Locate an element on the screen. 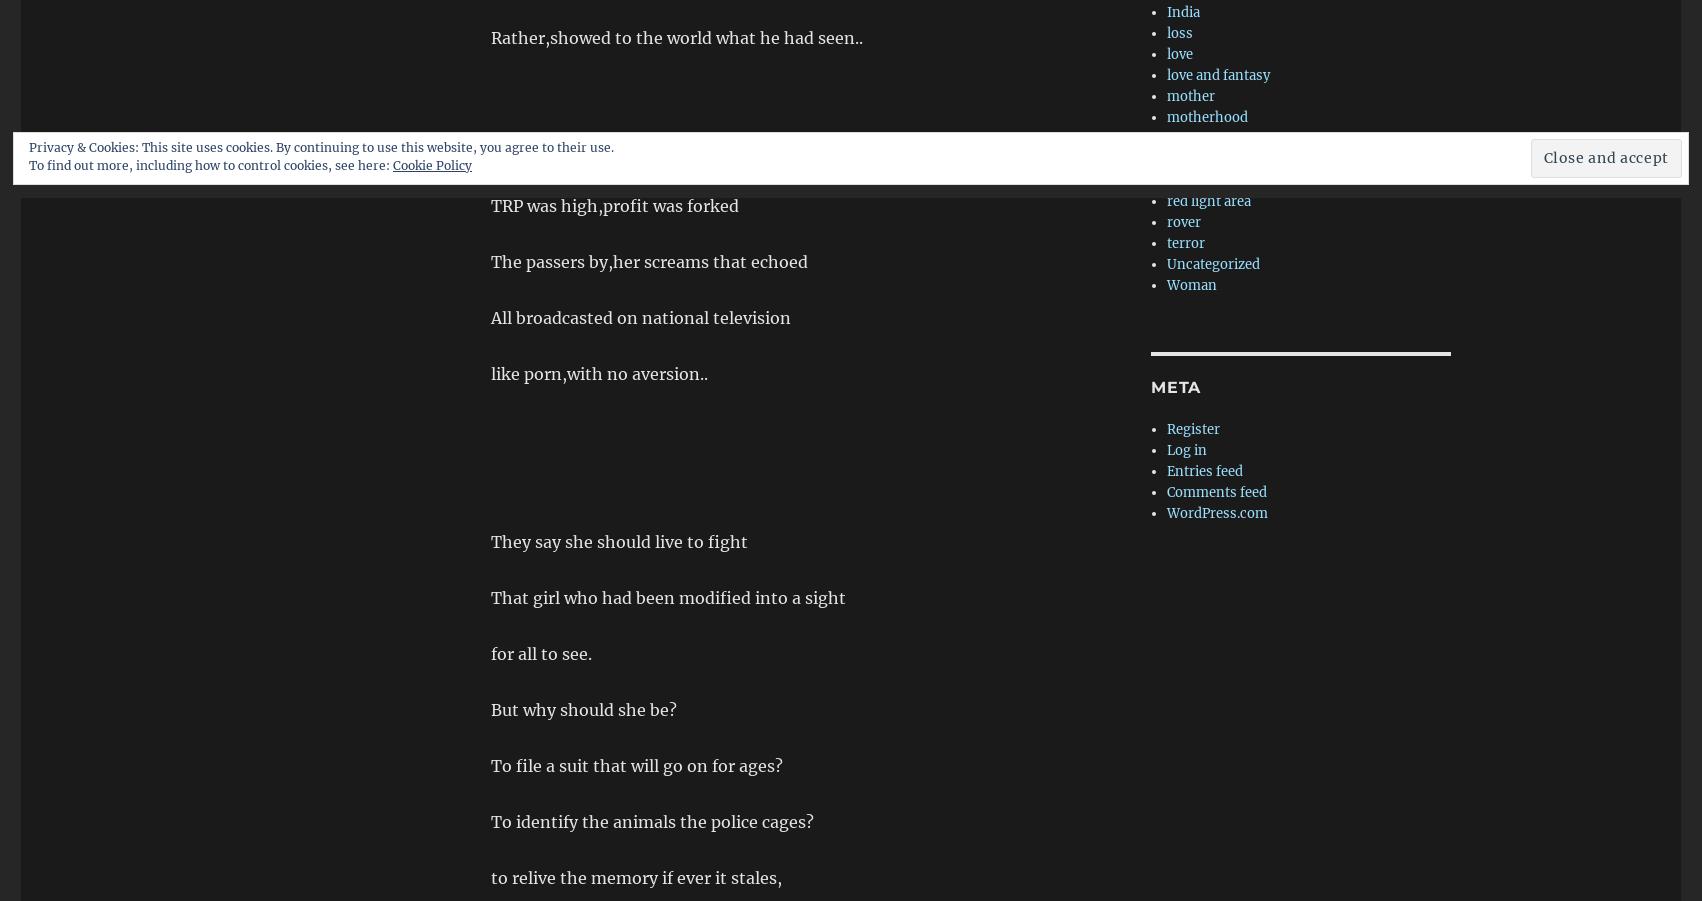  'Log in' is located at coordinates (1186, 449).